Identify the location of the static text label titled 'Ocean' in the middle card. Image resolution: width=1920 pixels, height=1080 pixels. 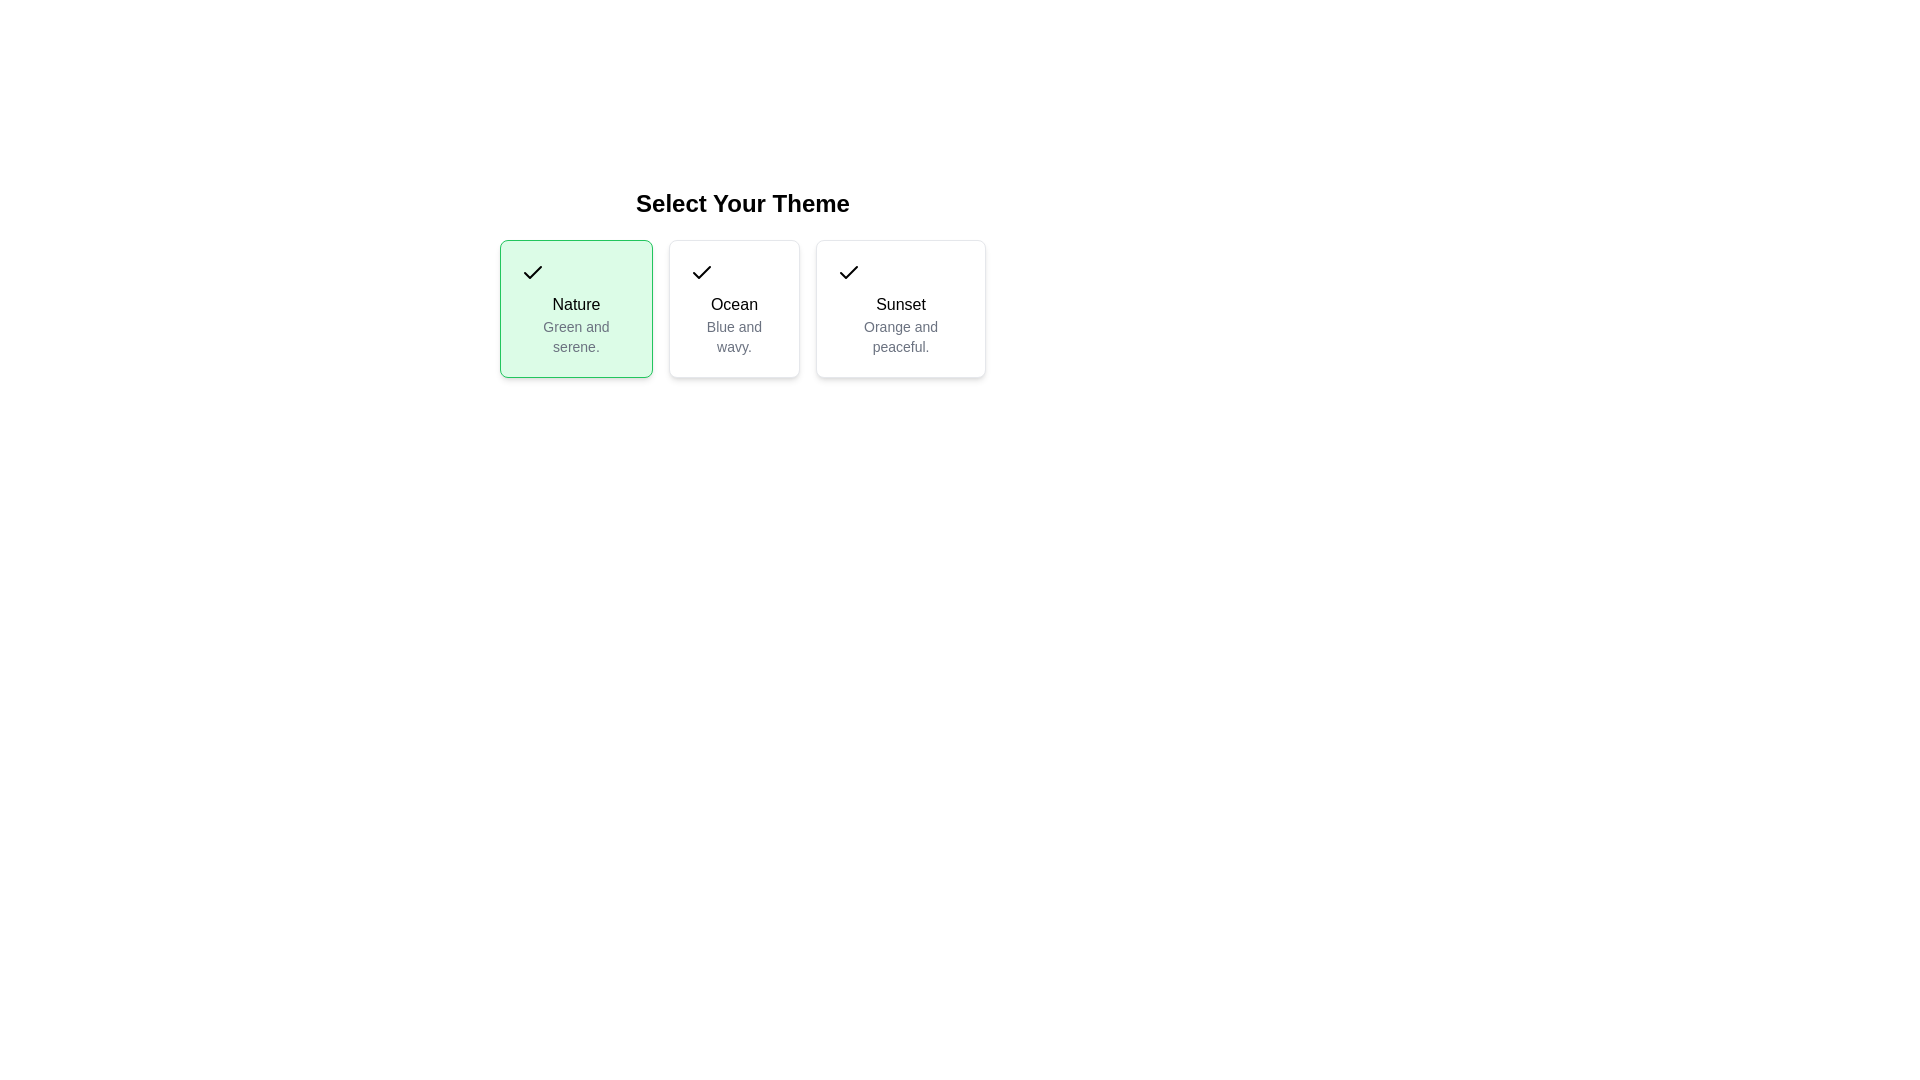
(733, 304).